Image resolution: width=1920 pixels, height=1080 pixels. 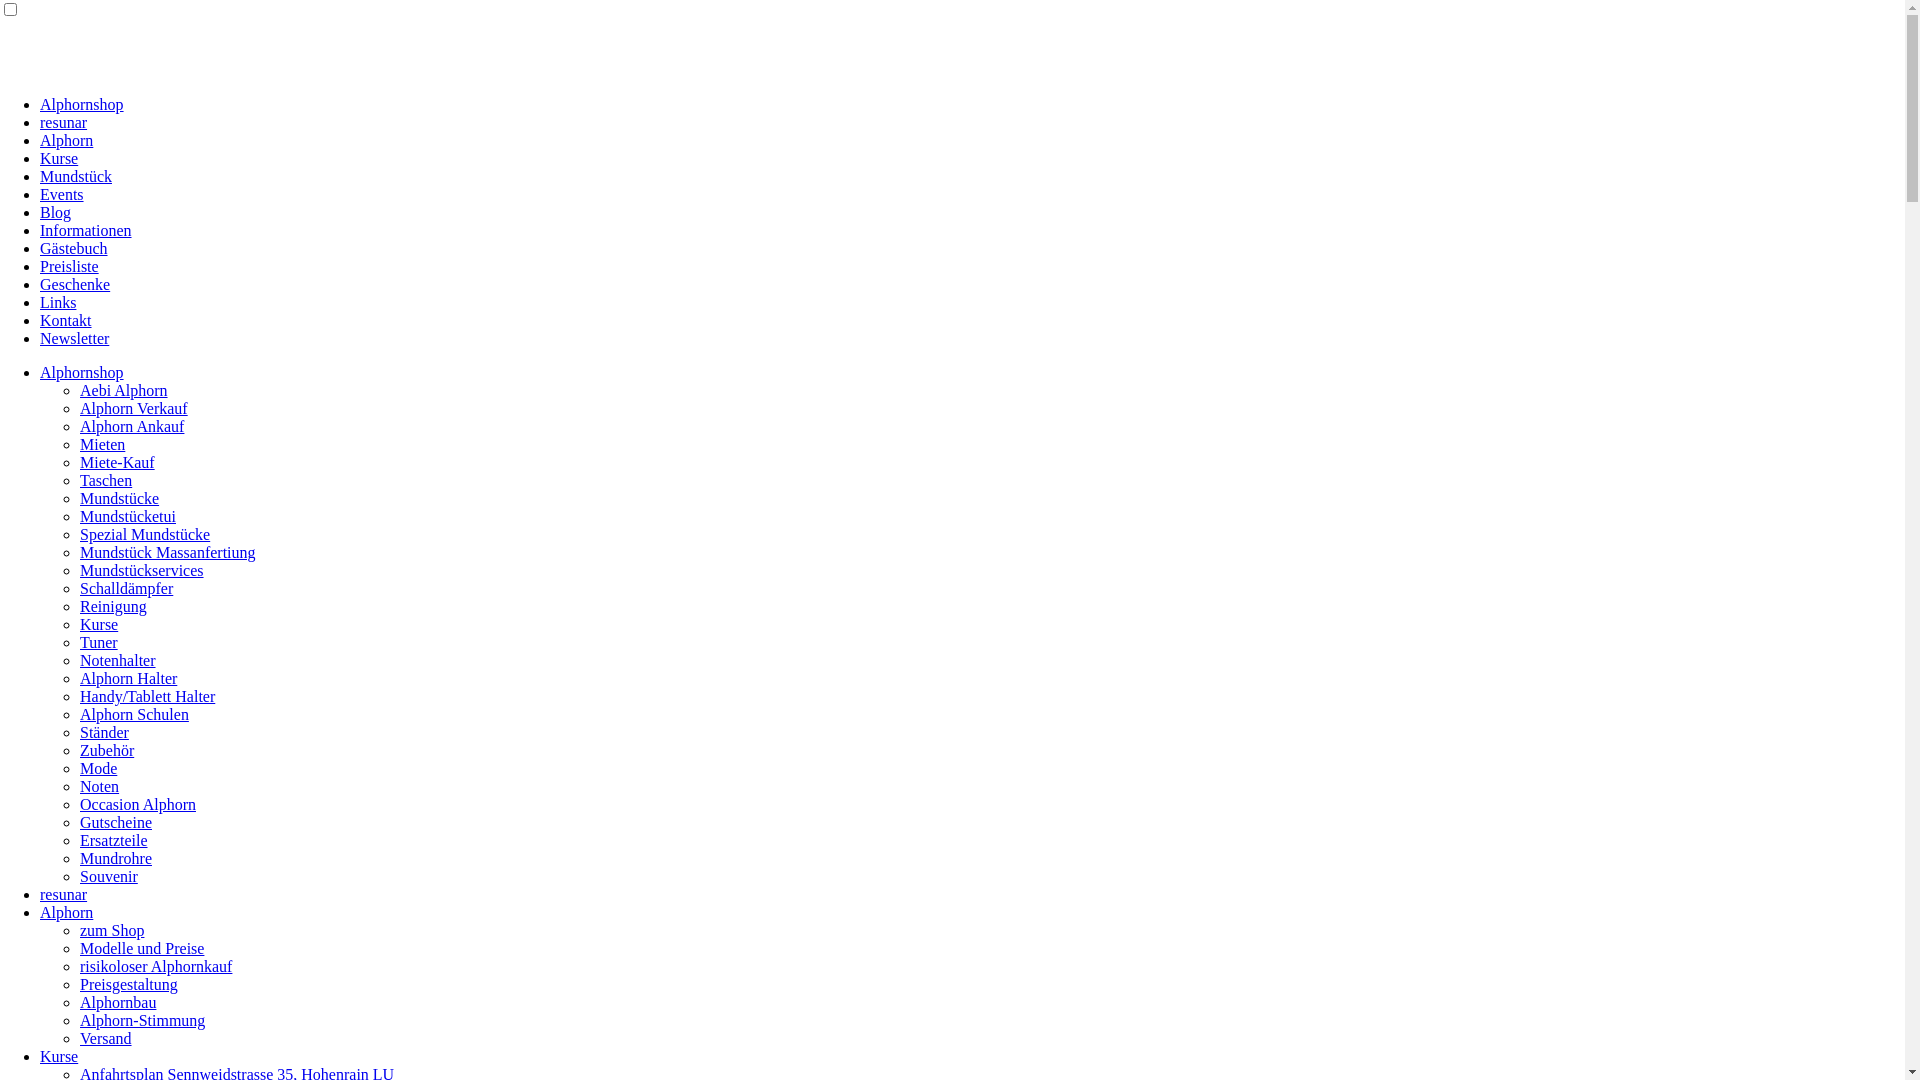 What do you see at coordinates (141, 947) in the screenshot?
I see `'Modelle und Preise'` at bounding box center [141, 947].